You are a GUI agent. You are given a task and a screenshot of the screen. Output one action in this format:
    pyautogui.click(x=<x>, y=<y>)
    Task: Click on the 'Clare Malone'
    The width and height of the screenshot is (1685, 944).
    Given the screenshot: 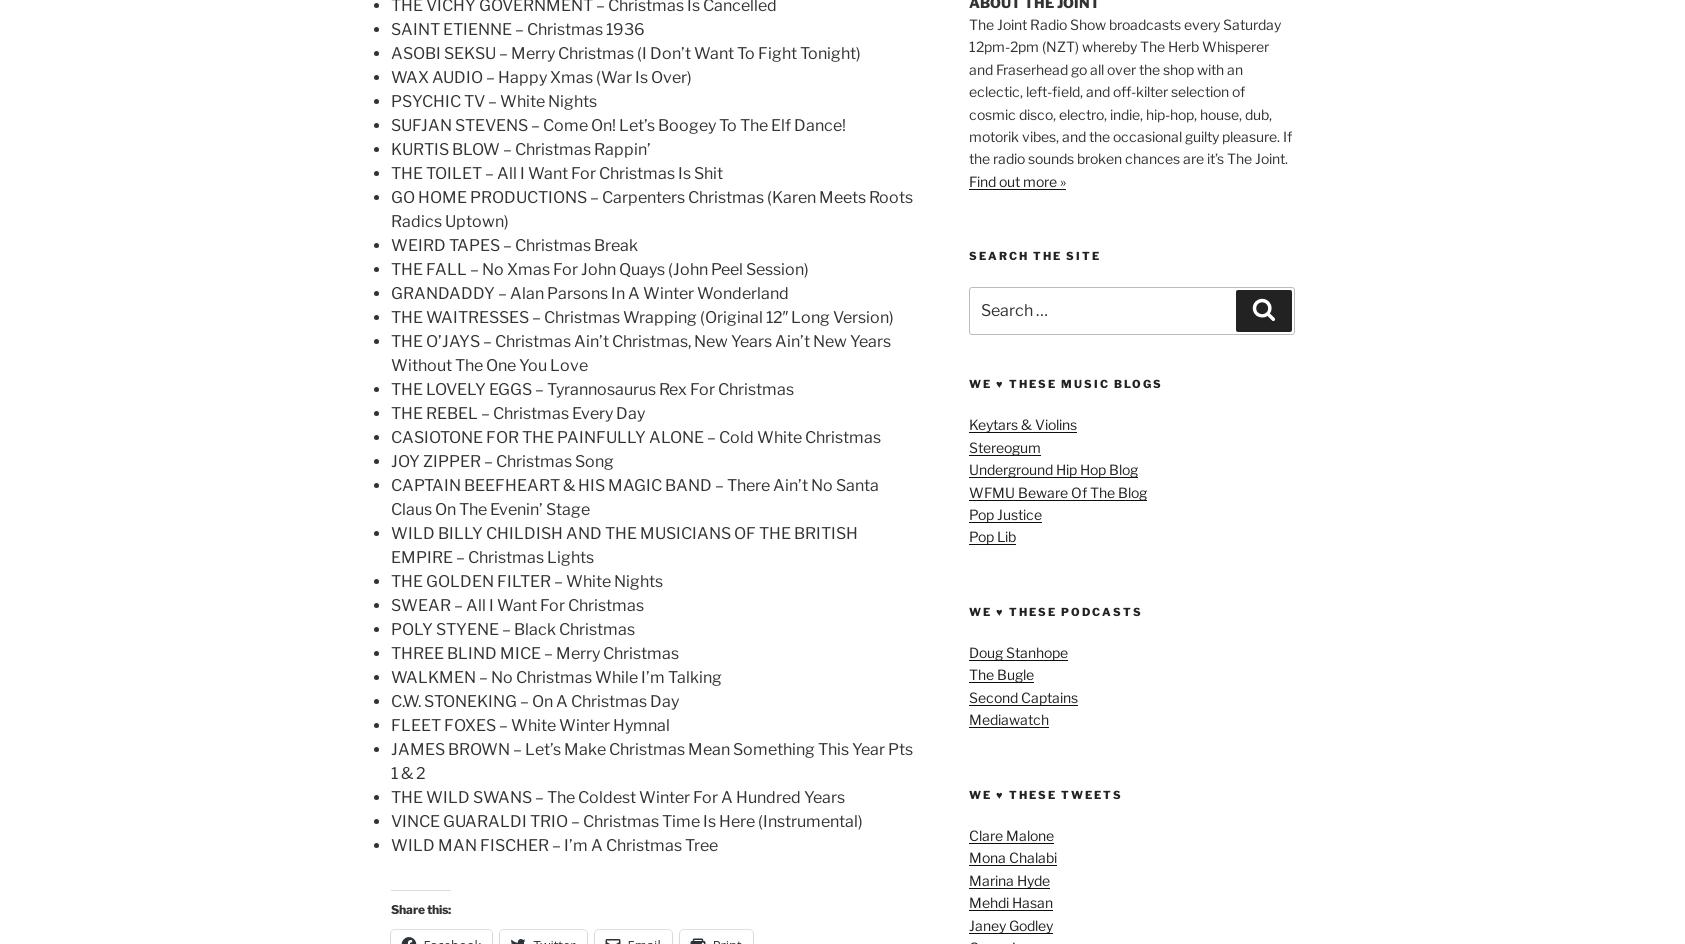 What is the action you would take?
    pyautogui.click(x=1011, y=835)
    